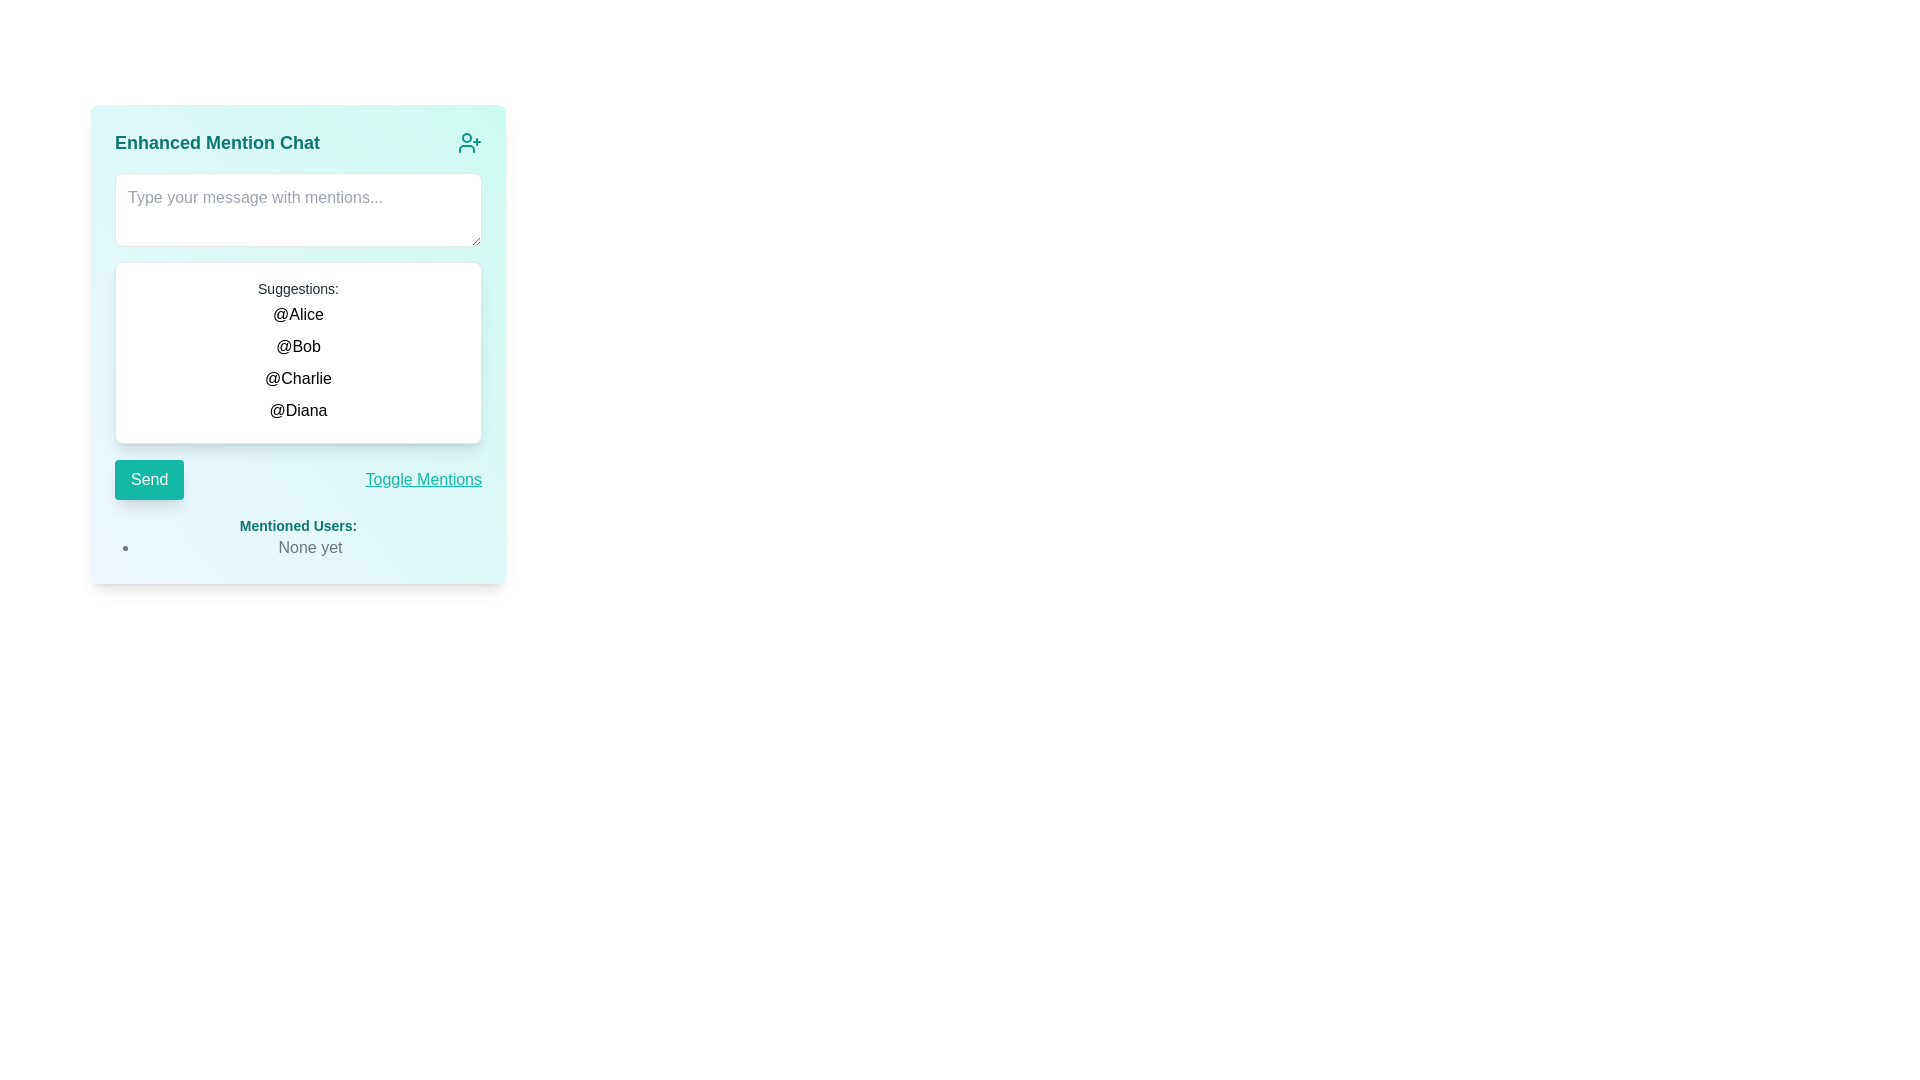 Image resolution: width=1920 pixels, height=1080 pixels. Describe the element at coordinates (297, 346) in the screenshot. I see `the second item in the mention suggestions dropdown` at that location.